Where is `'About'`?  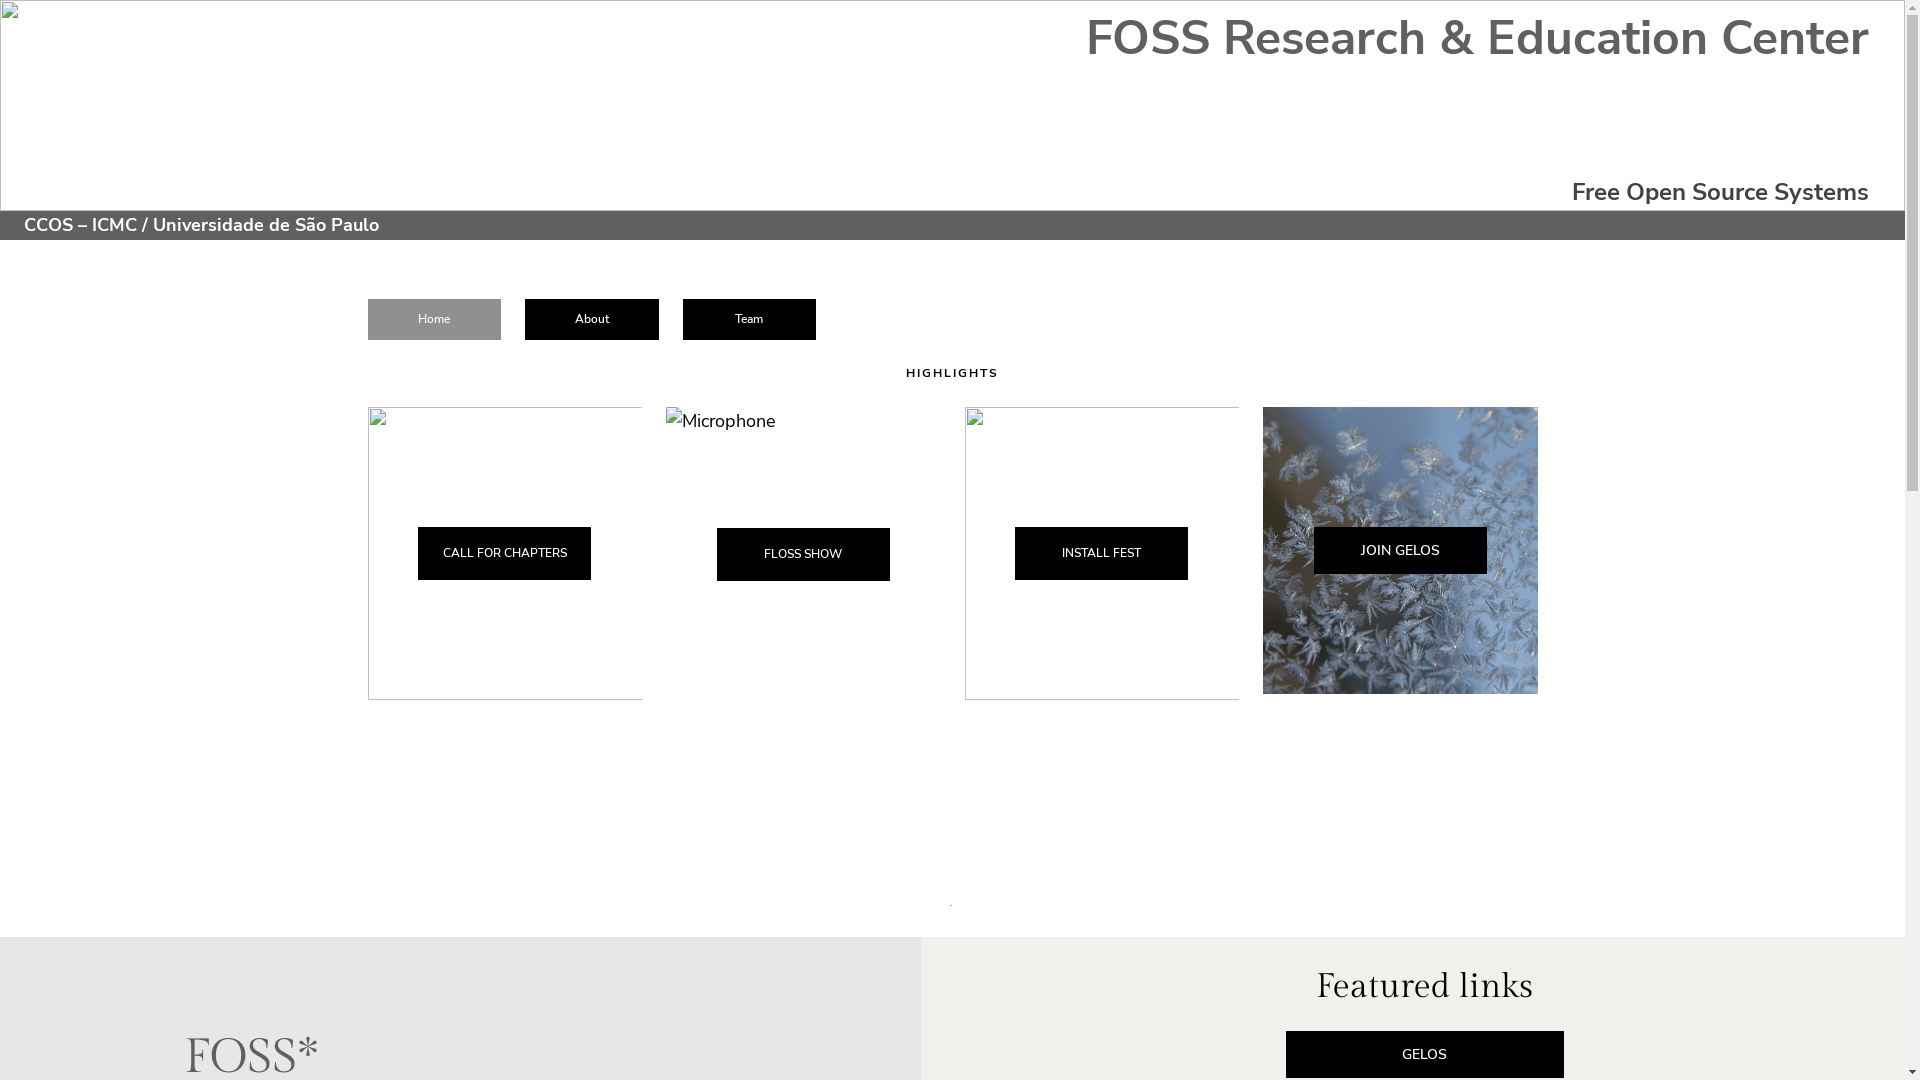 'About' is located at coordinates (524, 318).